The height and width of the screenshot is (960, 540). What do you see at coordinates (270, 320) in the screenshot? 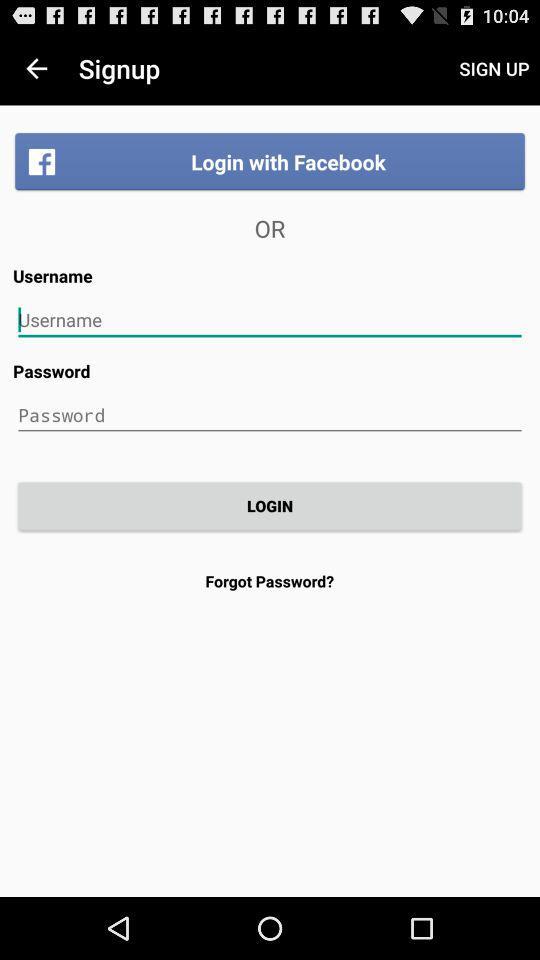
I see `the username` at bounding box center [270, 320].